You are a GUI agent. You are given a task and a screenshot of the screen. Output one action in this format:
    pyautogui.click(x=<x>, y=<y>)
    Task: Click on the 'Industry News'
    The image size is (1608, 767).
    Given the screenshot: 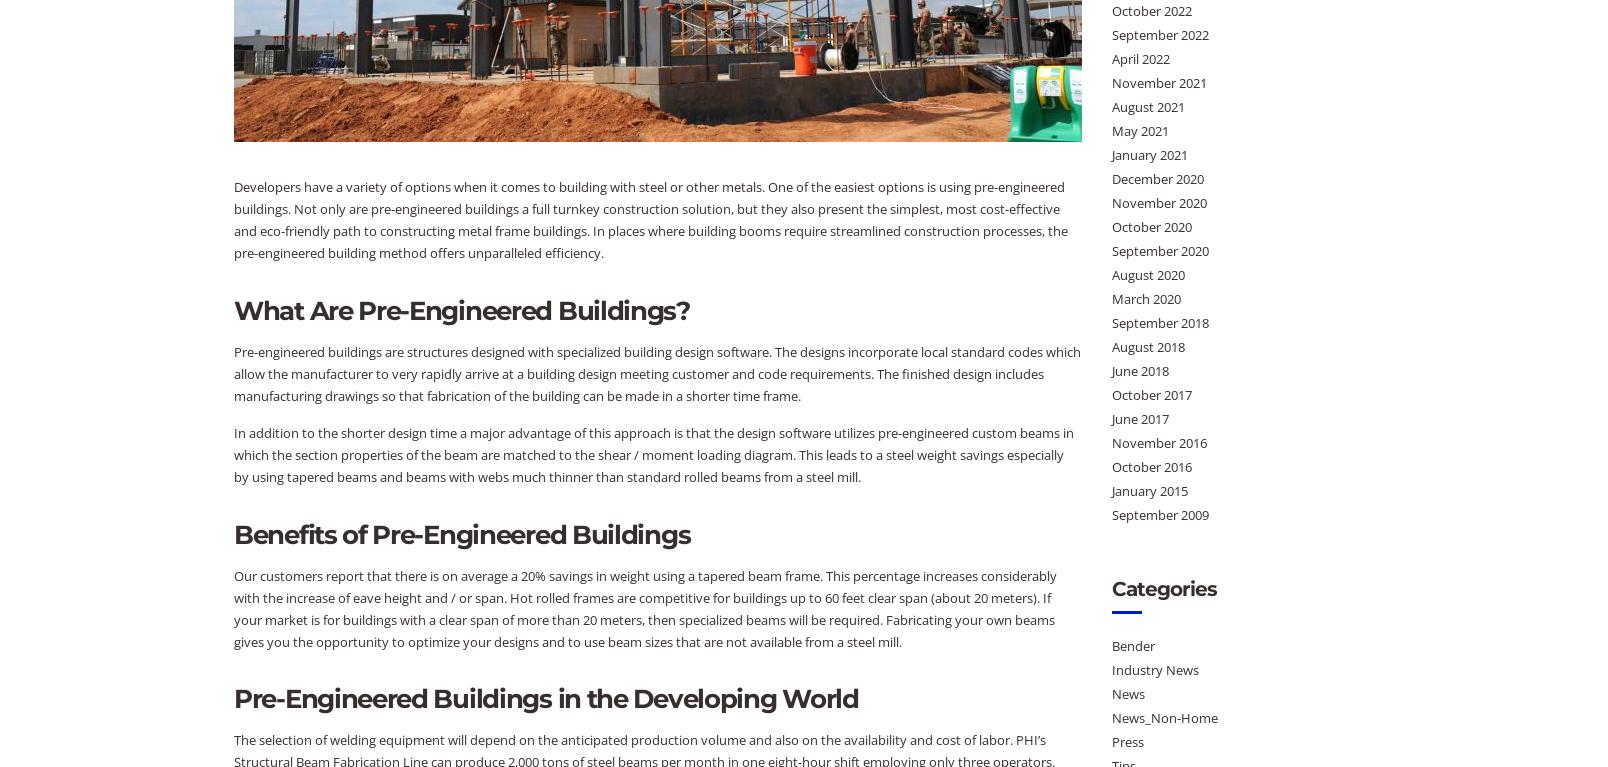 What is the action you would take?
    pyautogui.click(x=1154, y=668)
    